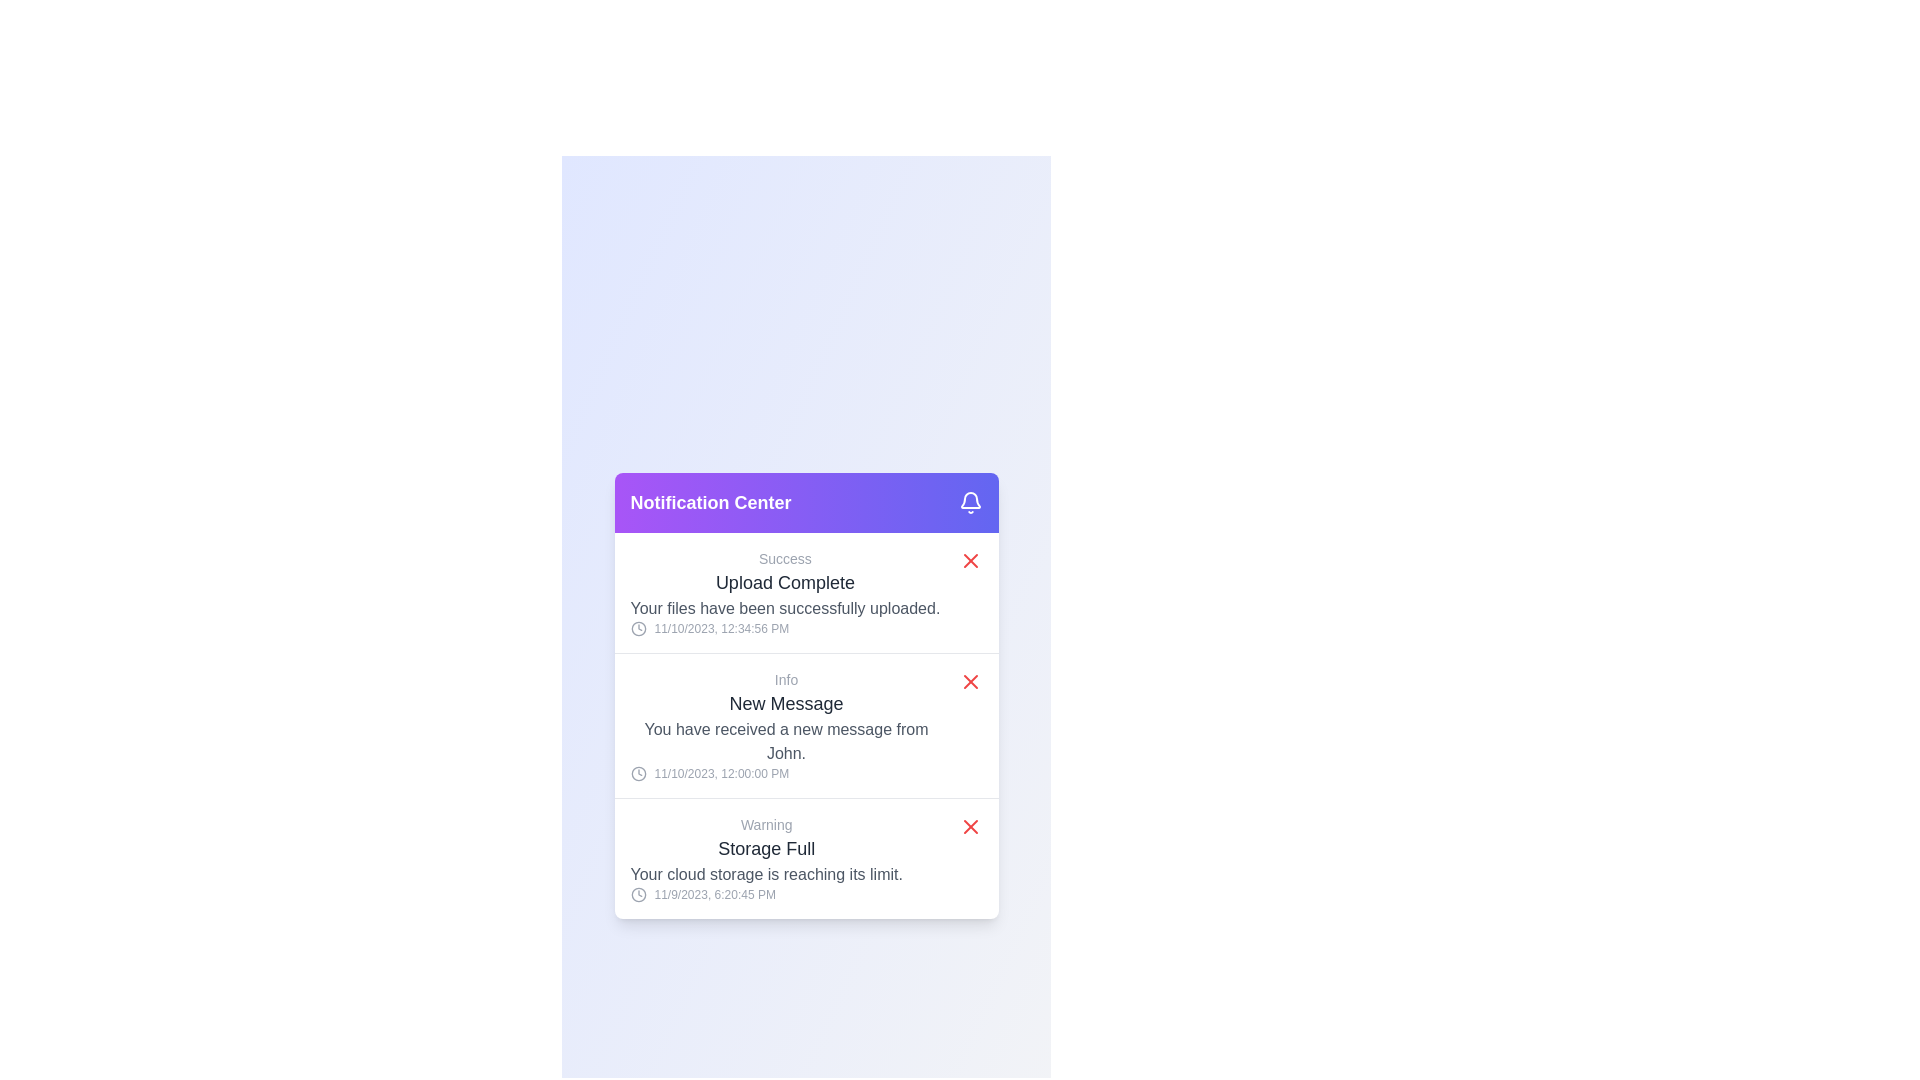  What do you see at coordinates (637, 773) in the screenshot?
I see `the clock icon located to the left of the timestamp '11/10/2023, 12:00:00 PM' within the 'New Message' notification card` at bounding box center [637, 773].